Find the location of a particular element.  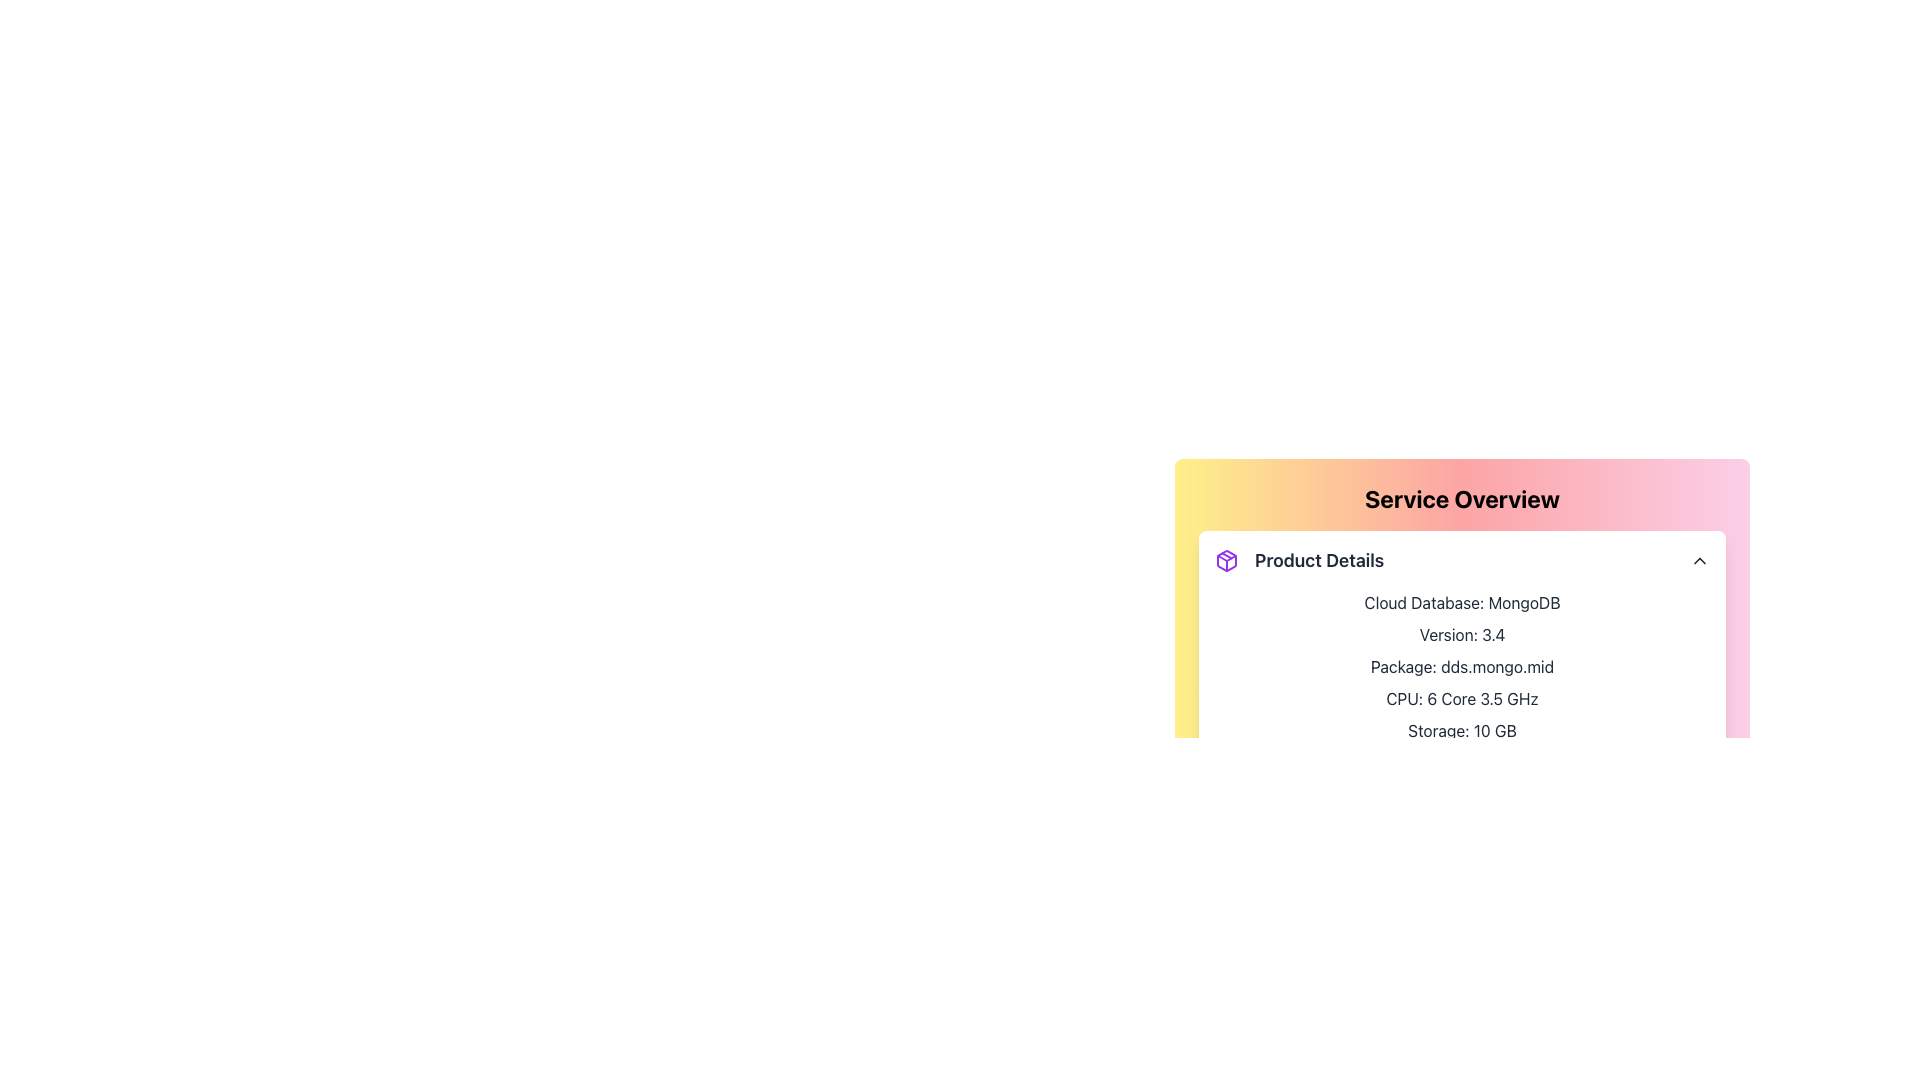

the chevron button located at the far right end of the 'Product Details' section is located at coordinates (1698, 560).